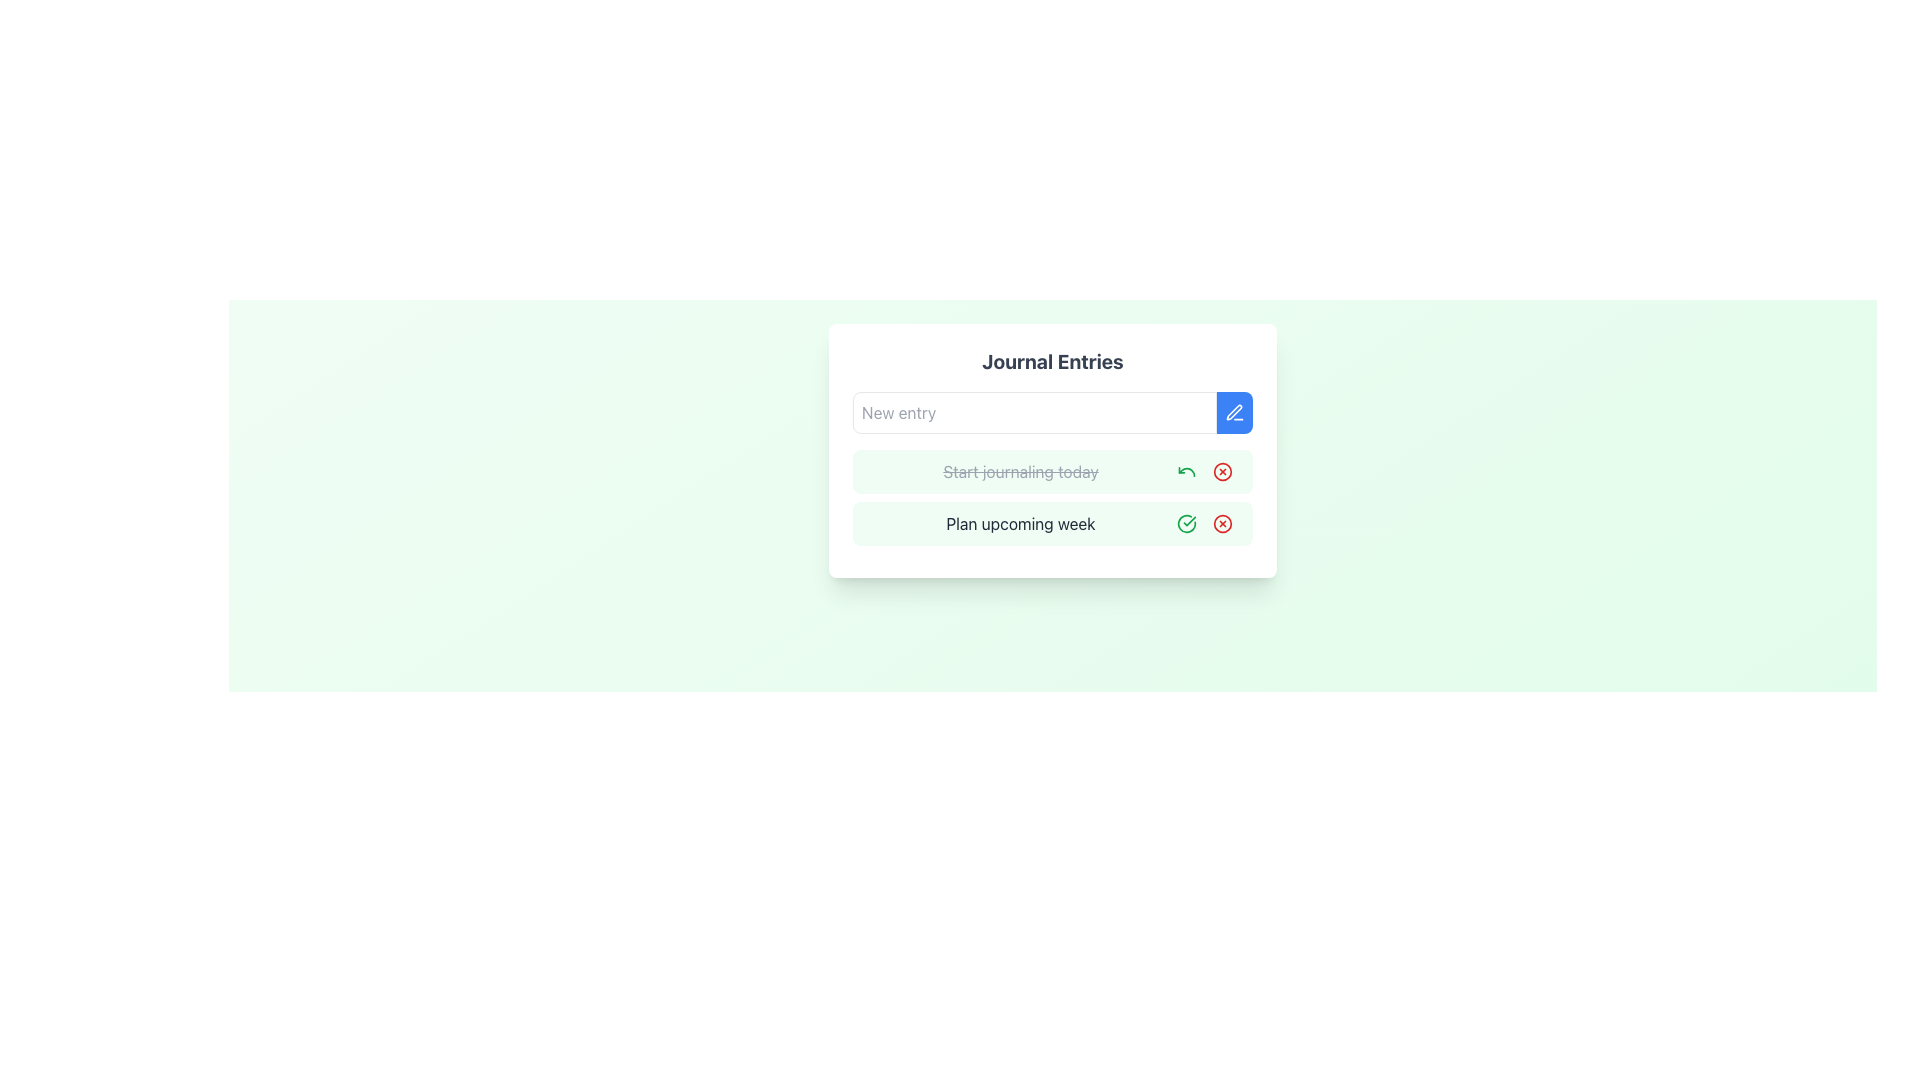  Describe the element at coordinates (1051, 471) in the screenshot. I see `the completed journal task entry in the 'Journal Entries' section` at that location.